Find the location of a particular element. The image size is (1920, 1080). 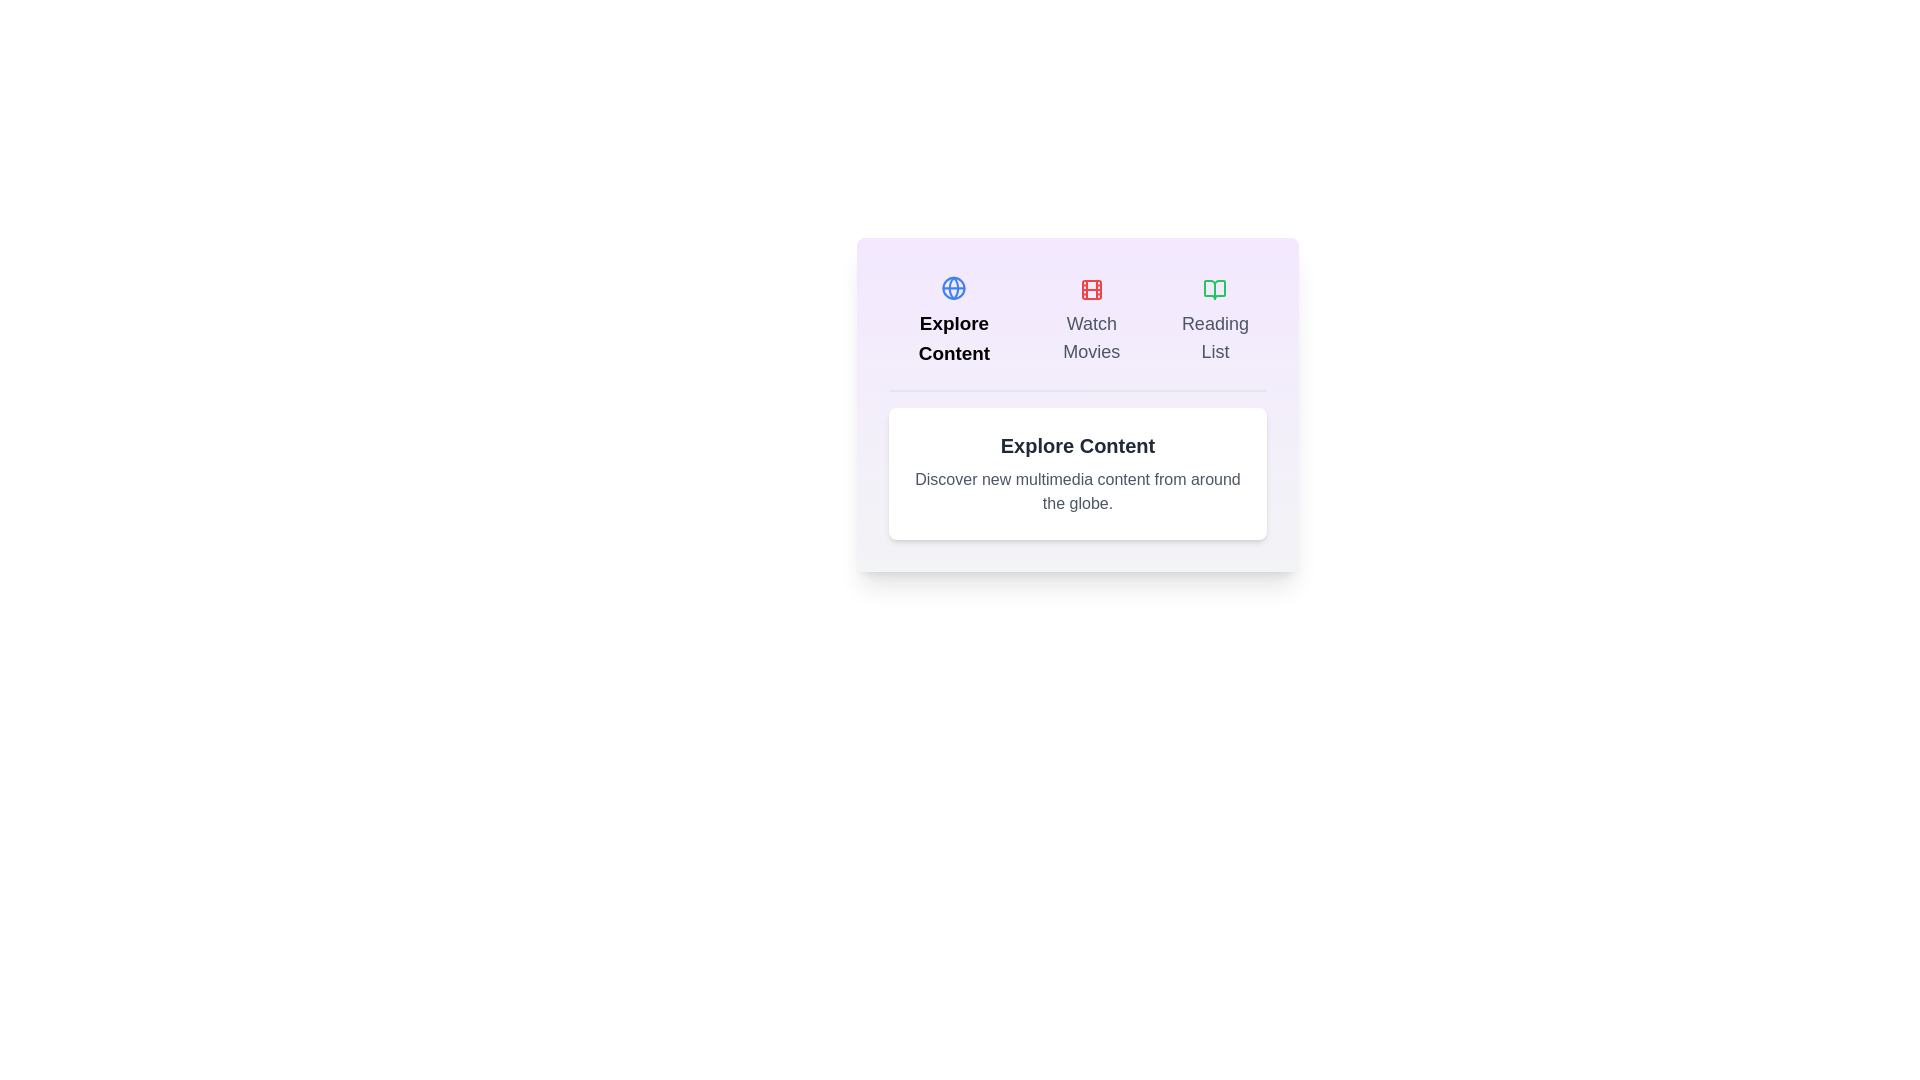

the button labeled Reading List to observe the visual feedback is located at coordinates (1213, 320).